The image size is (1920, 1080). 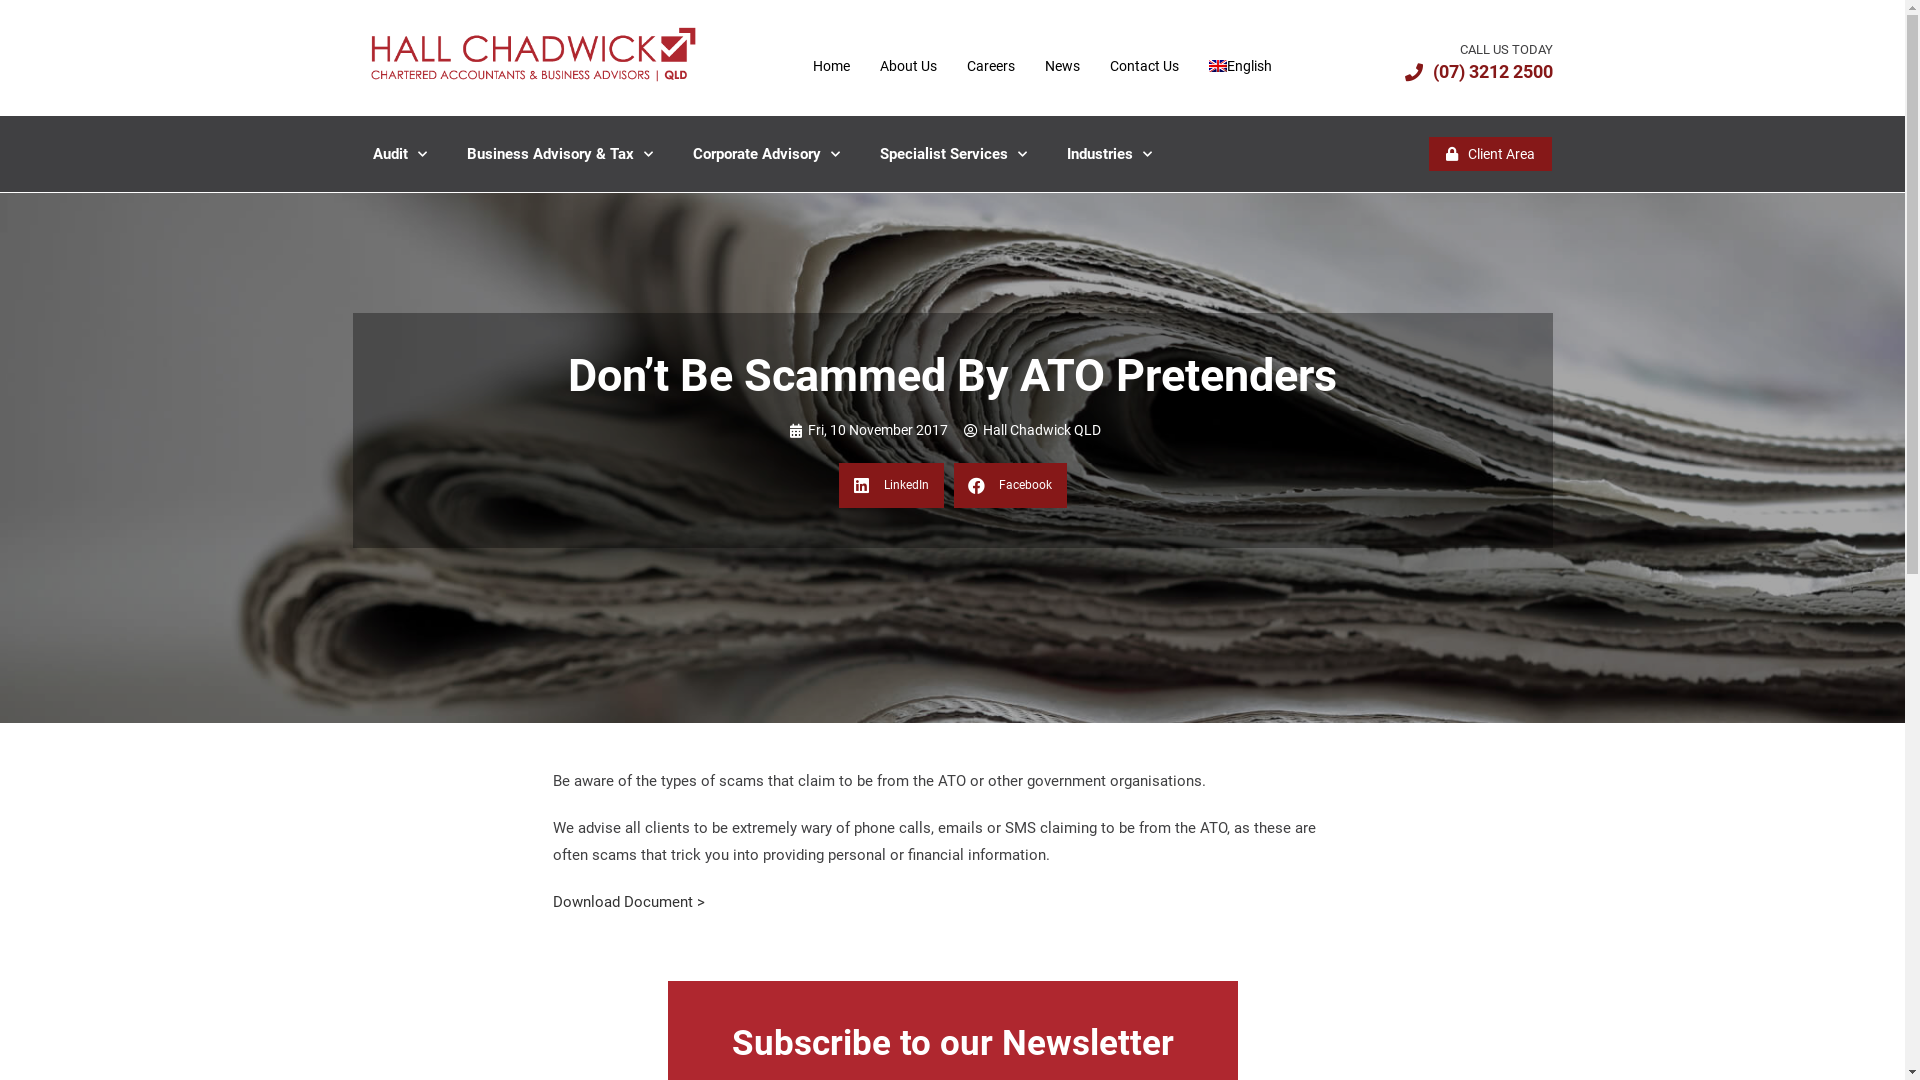 What do you see at coordinates (907, 64) in the screenshot?
I see `'About Us'` at bounding box center [907, 64].